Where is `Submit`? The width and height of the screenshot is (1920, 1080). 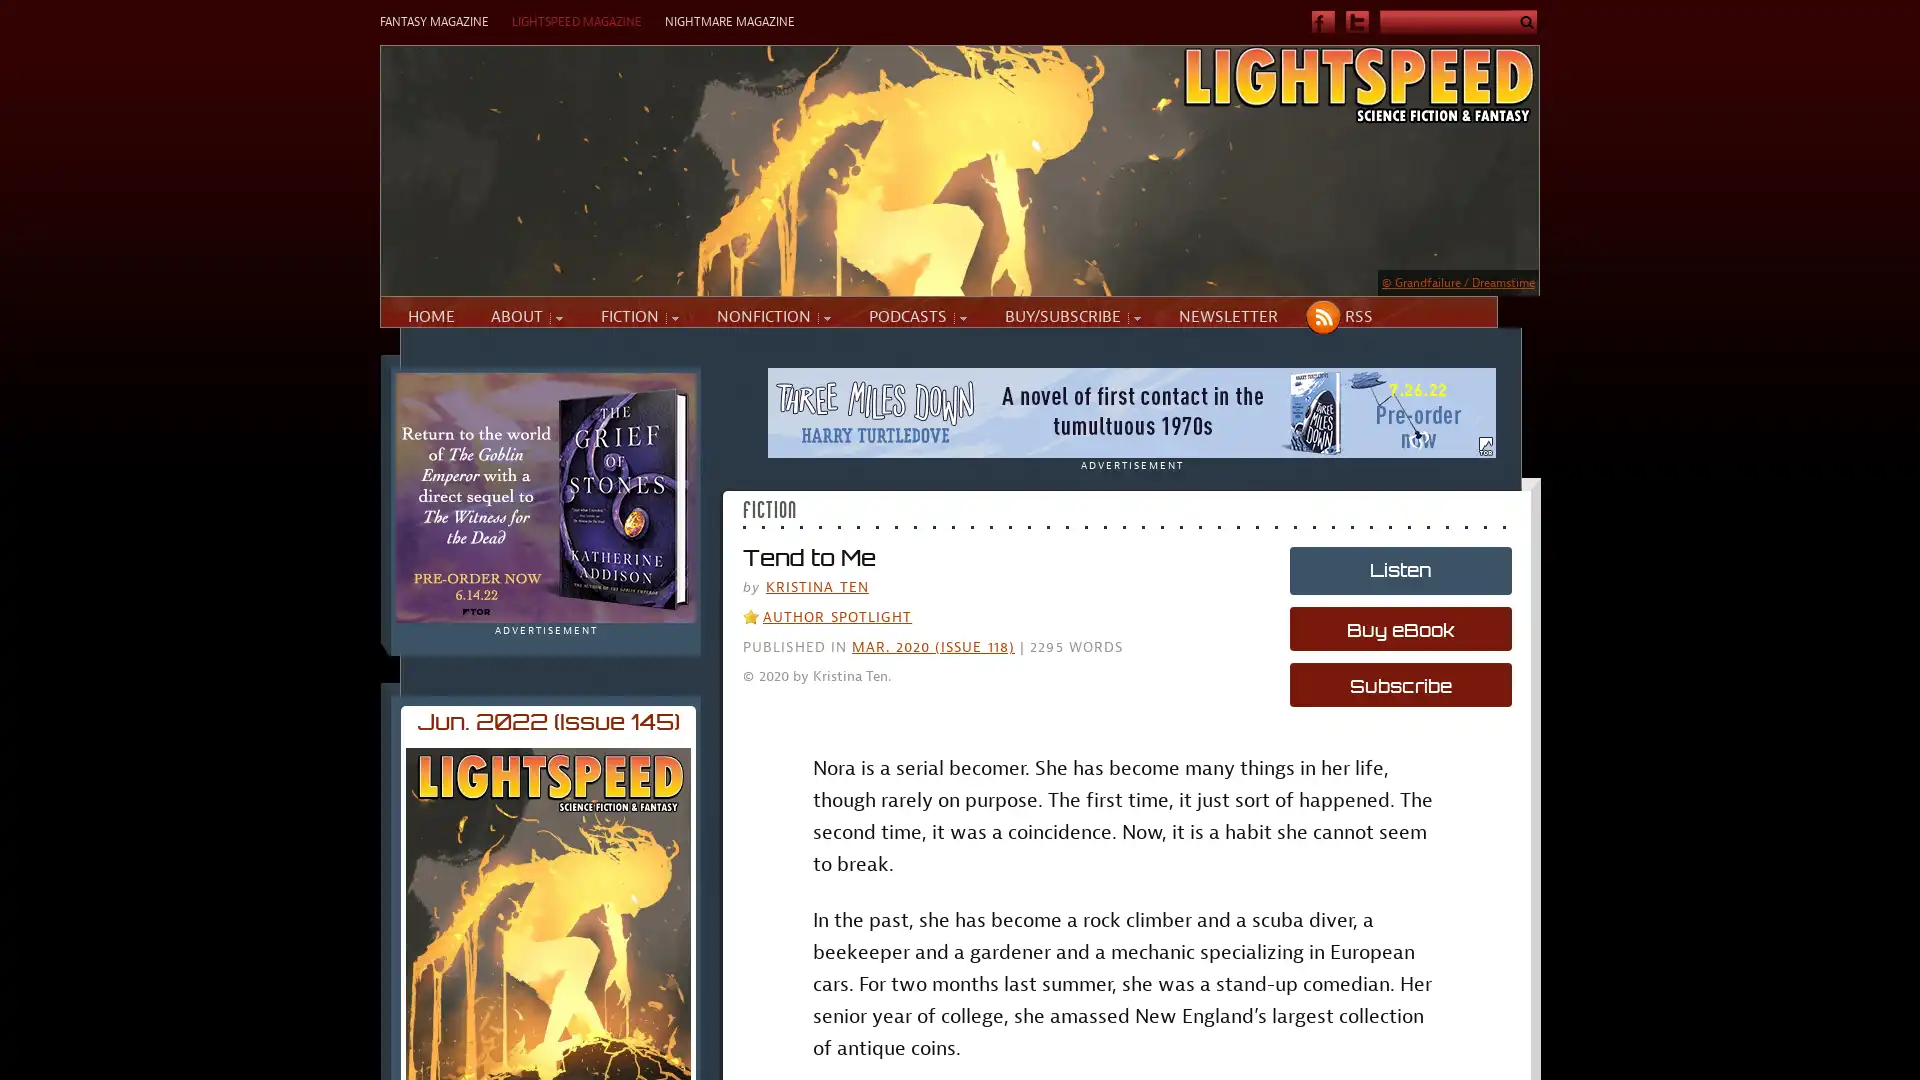 Submit is located at coordinates (1550, 21).